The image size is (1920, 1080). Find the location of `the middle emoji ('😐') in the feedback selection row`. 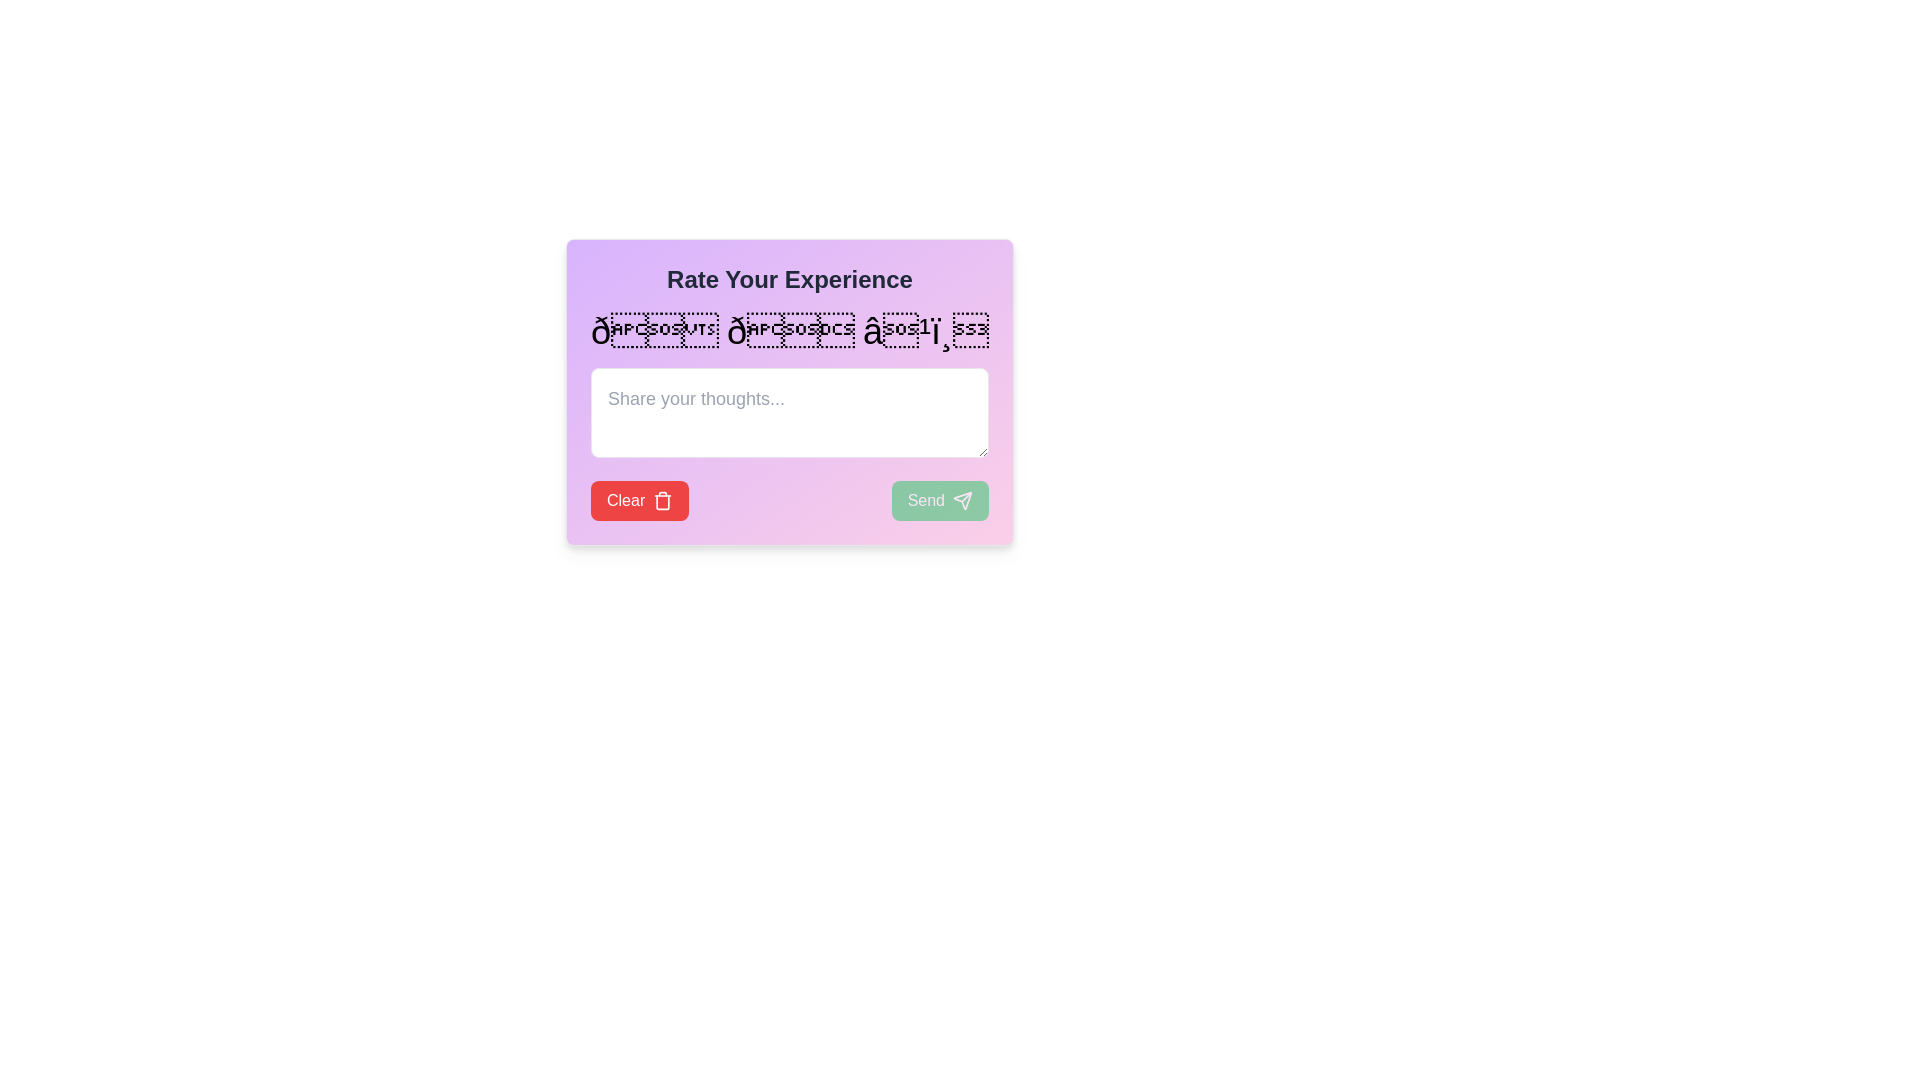

the middle emoji ('😐') in the feedback selection row is located at coordinates (790, 330).